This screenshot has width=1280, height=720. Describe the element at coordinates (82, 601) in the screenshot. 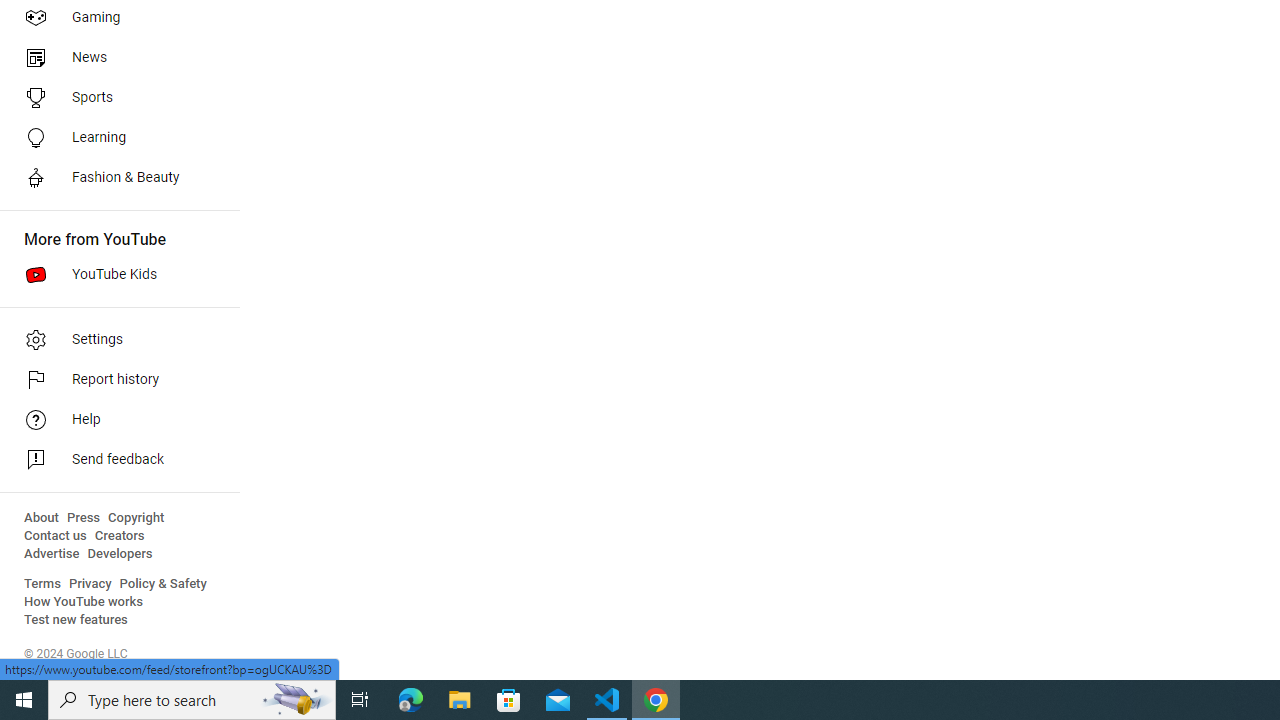

I see `'How YouTube works'` at that location.